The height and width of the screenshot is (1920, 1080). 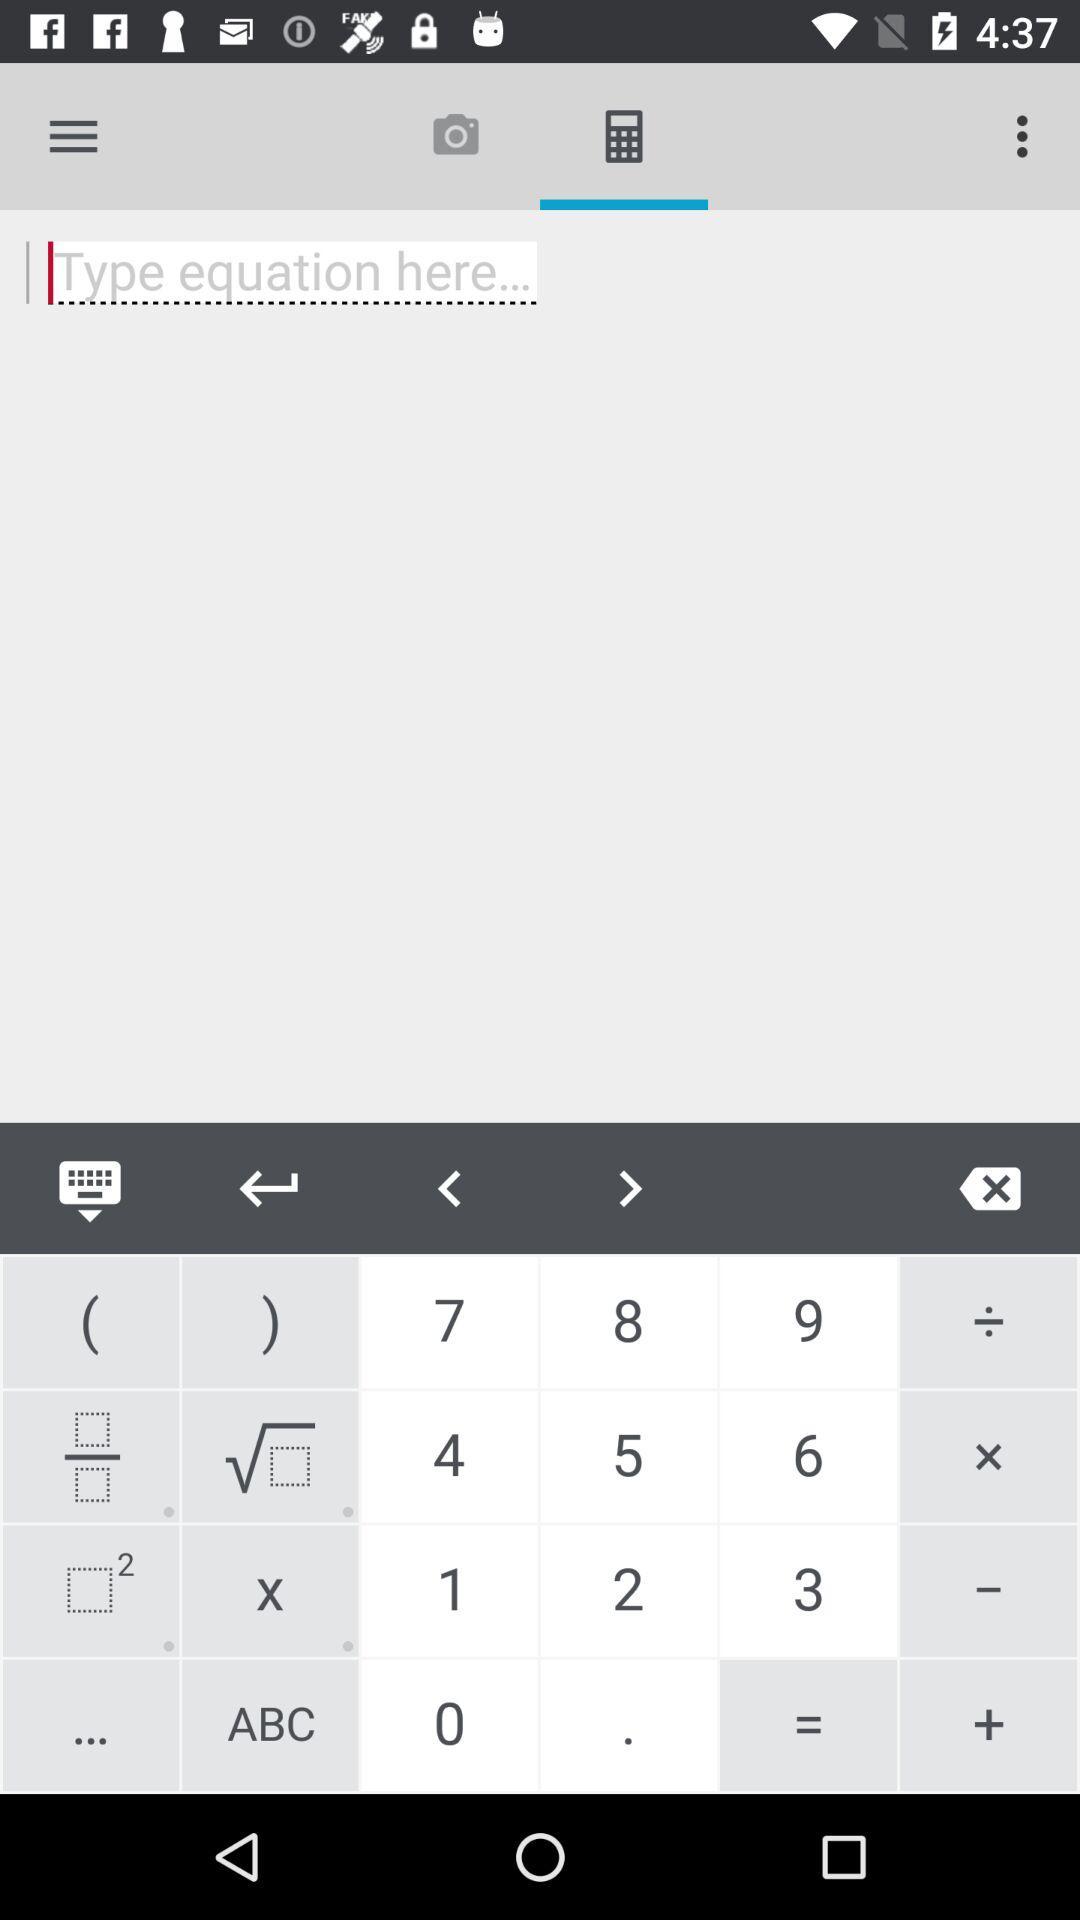 What do you see at coordinates (990, 1188) in the screenshot?
I see `switch delete option` at bounding box center [990, 1188].